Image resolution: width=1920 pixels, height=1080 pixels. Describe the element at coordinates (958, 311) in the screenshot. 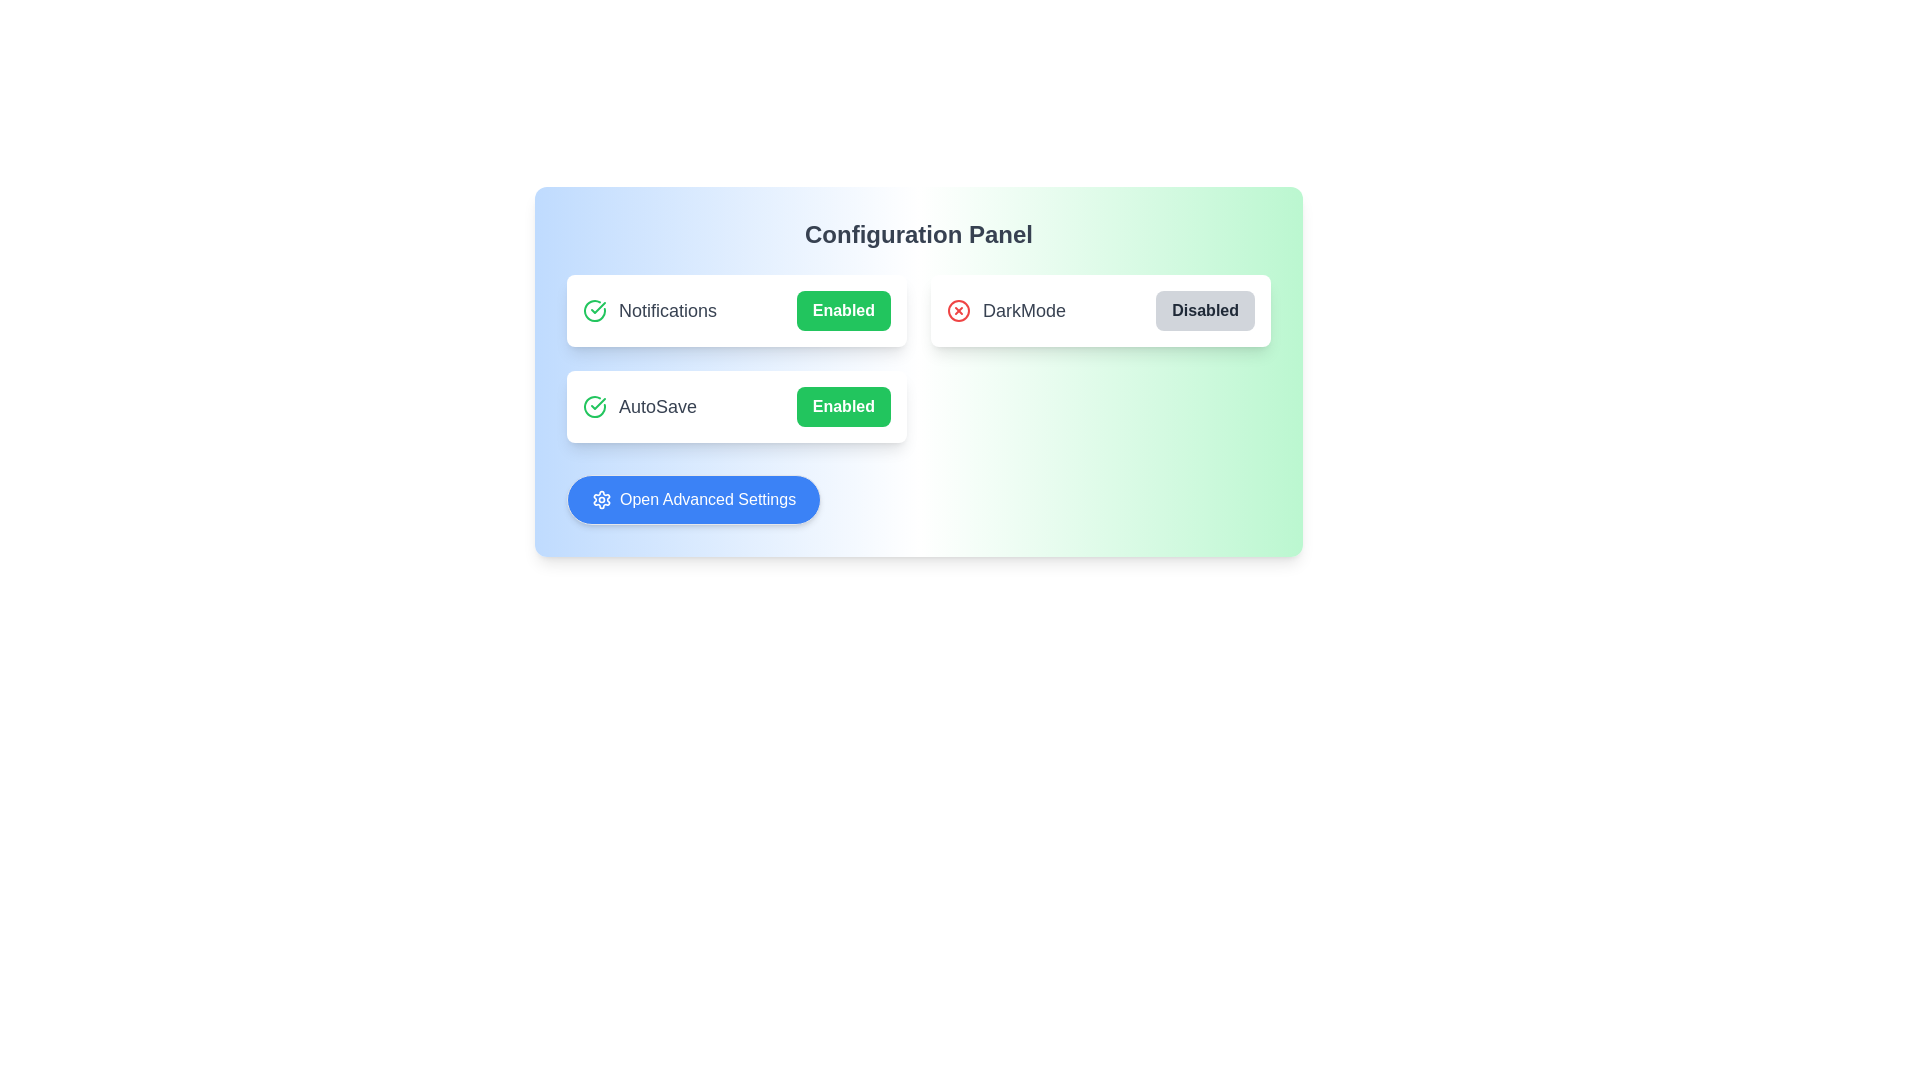

I see `the XCircle icon to toggle its state` at that location.